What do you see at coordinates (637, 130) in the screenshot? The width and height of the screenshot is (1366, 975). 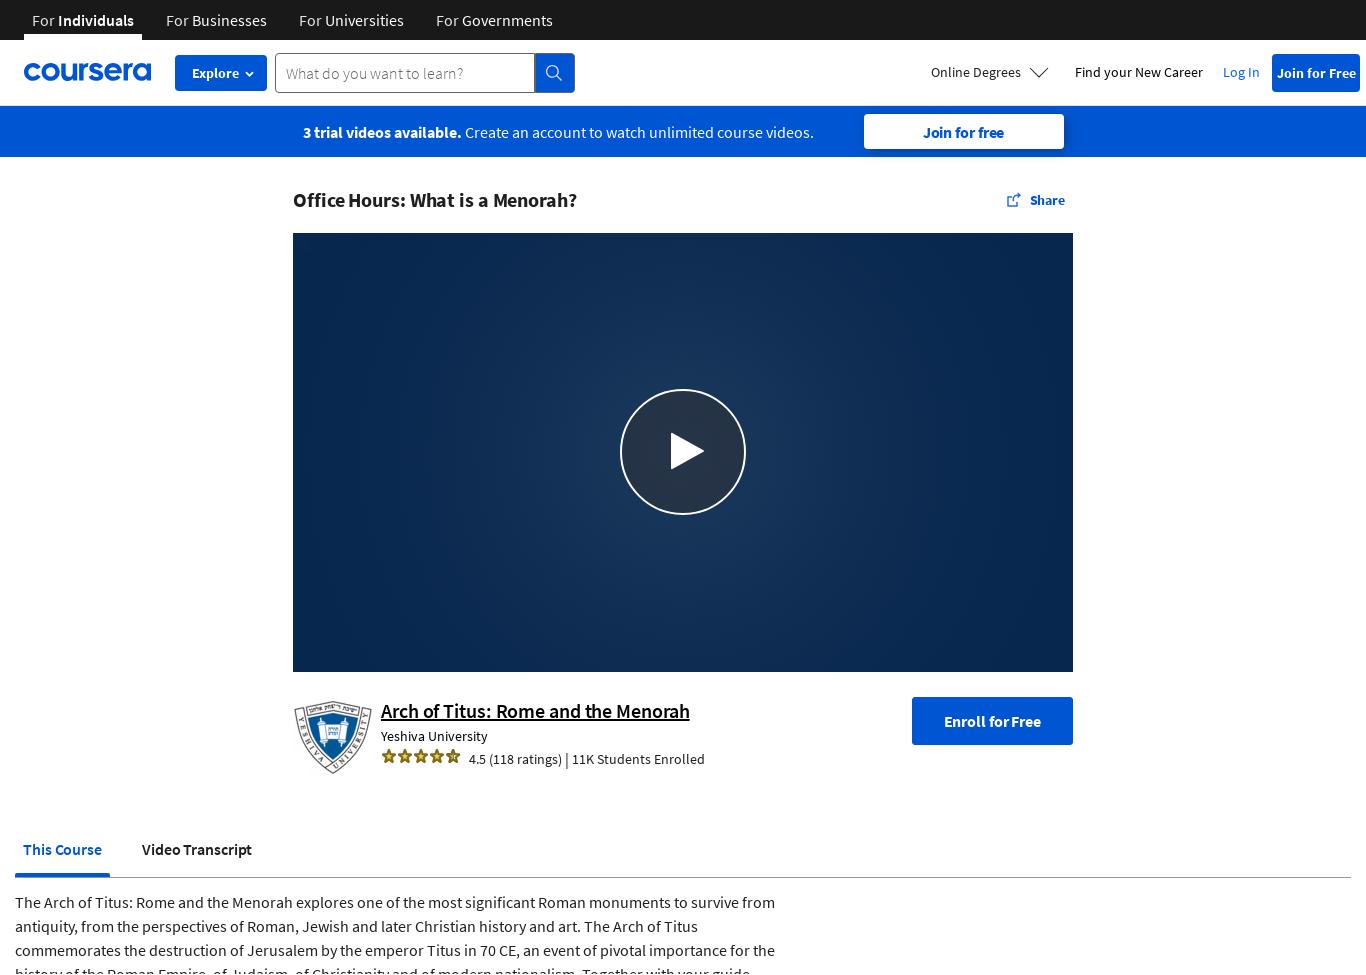 I see `'Create an account to watch unlimited course videos.'` at bounding box center [637, 130].